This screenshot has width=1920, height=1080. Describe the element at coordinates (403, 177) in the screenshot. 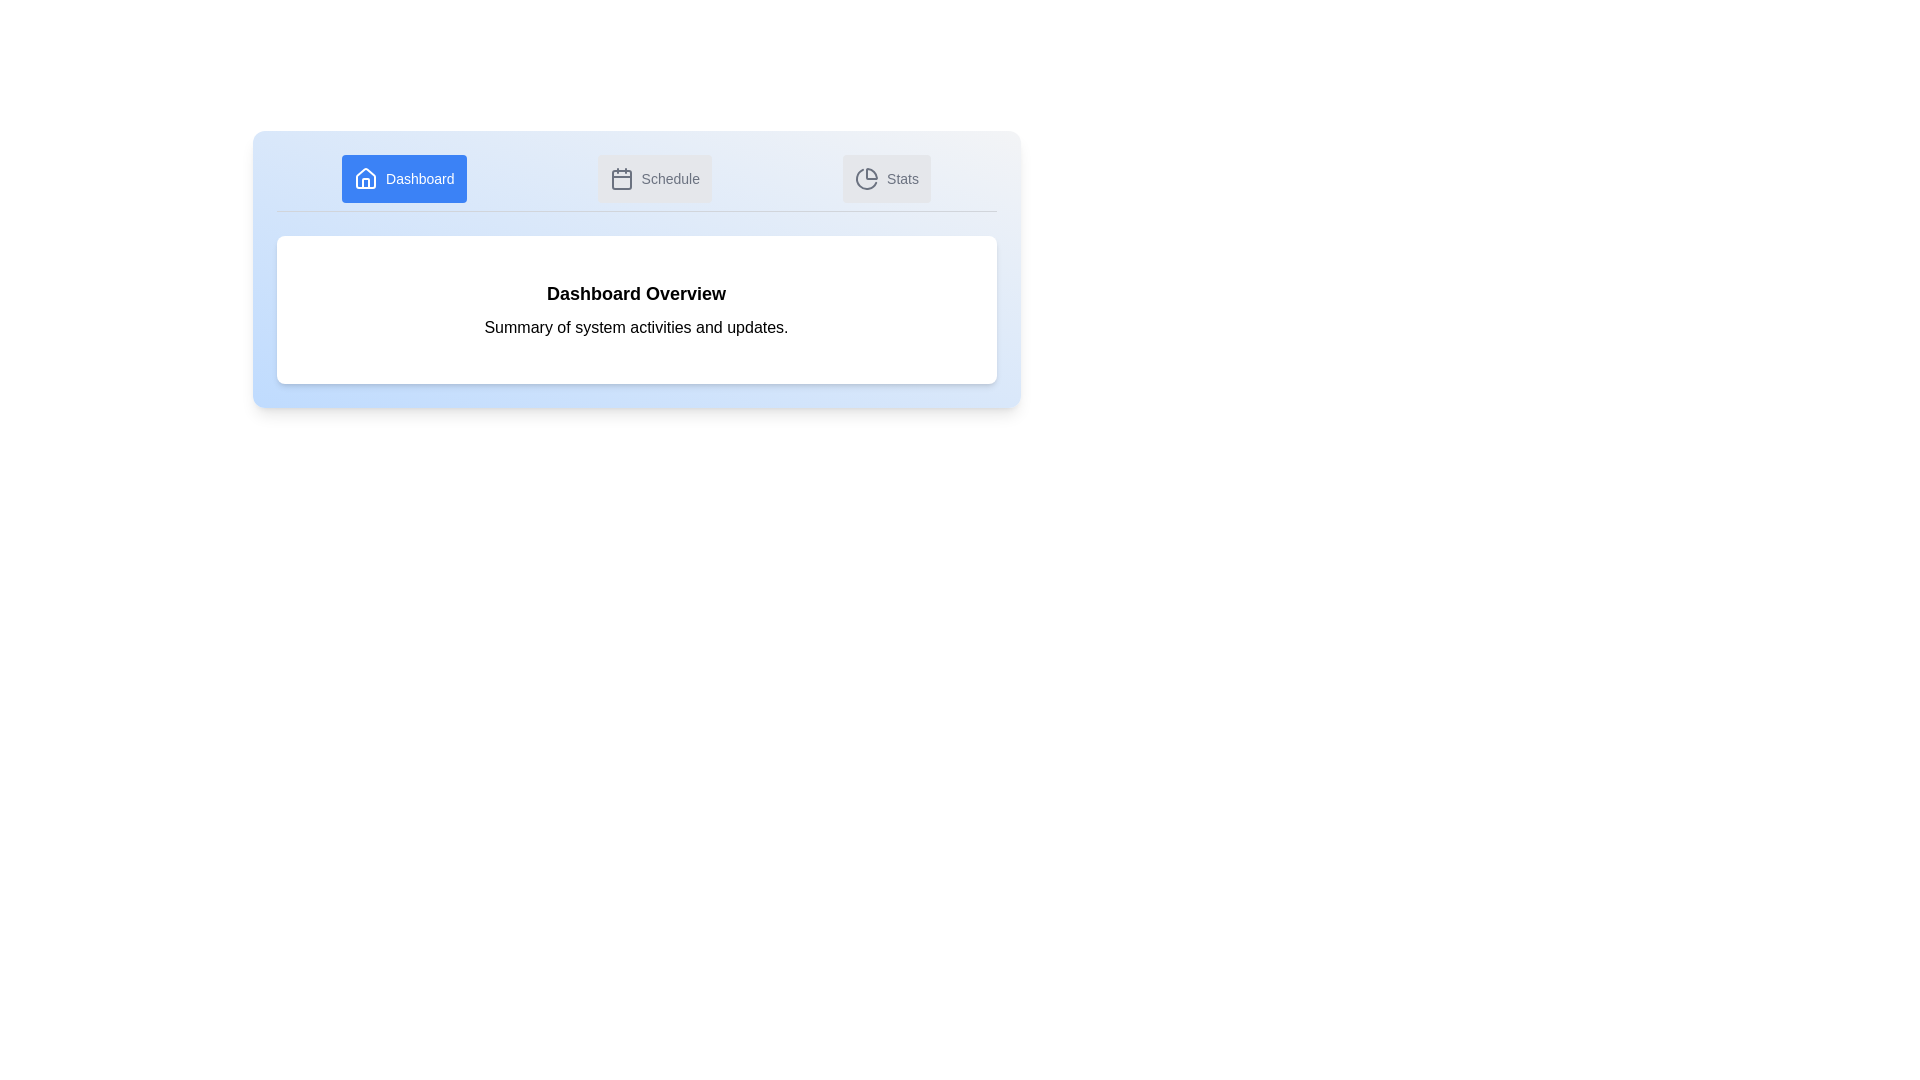

I see `the Dashboard tab by clicking on it` at that location.